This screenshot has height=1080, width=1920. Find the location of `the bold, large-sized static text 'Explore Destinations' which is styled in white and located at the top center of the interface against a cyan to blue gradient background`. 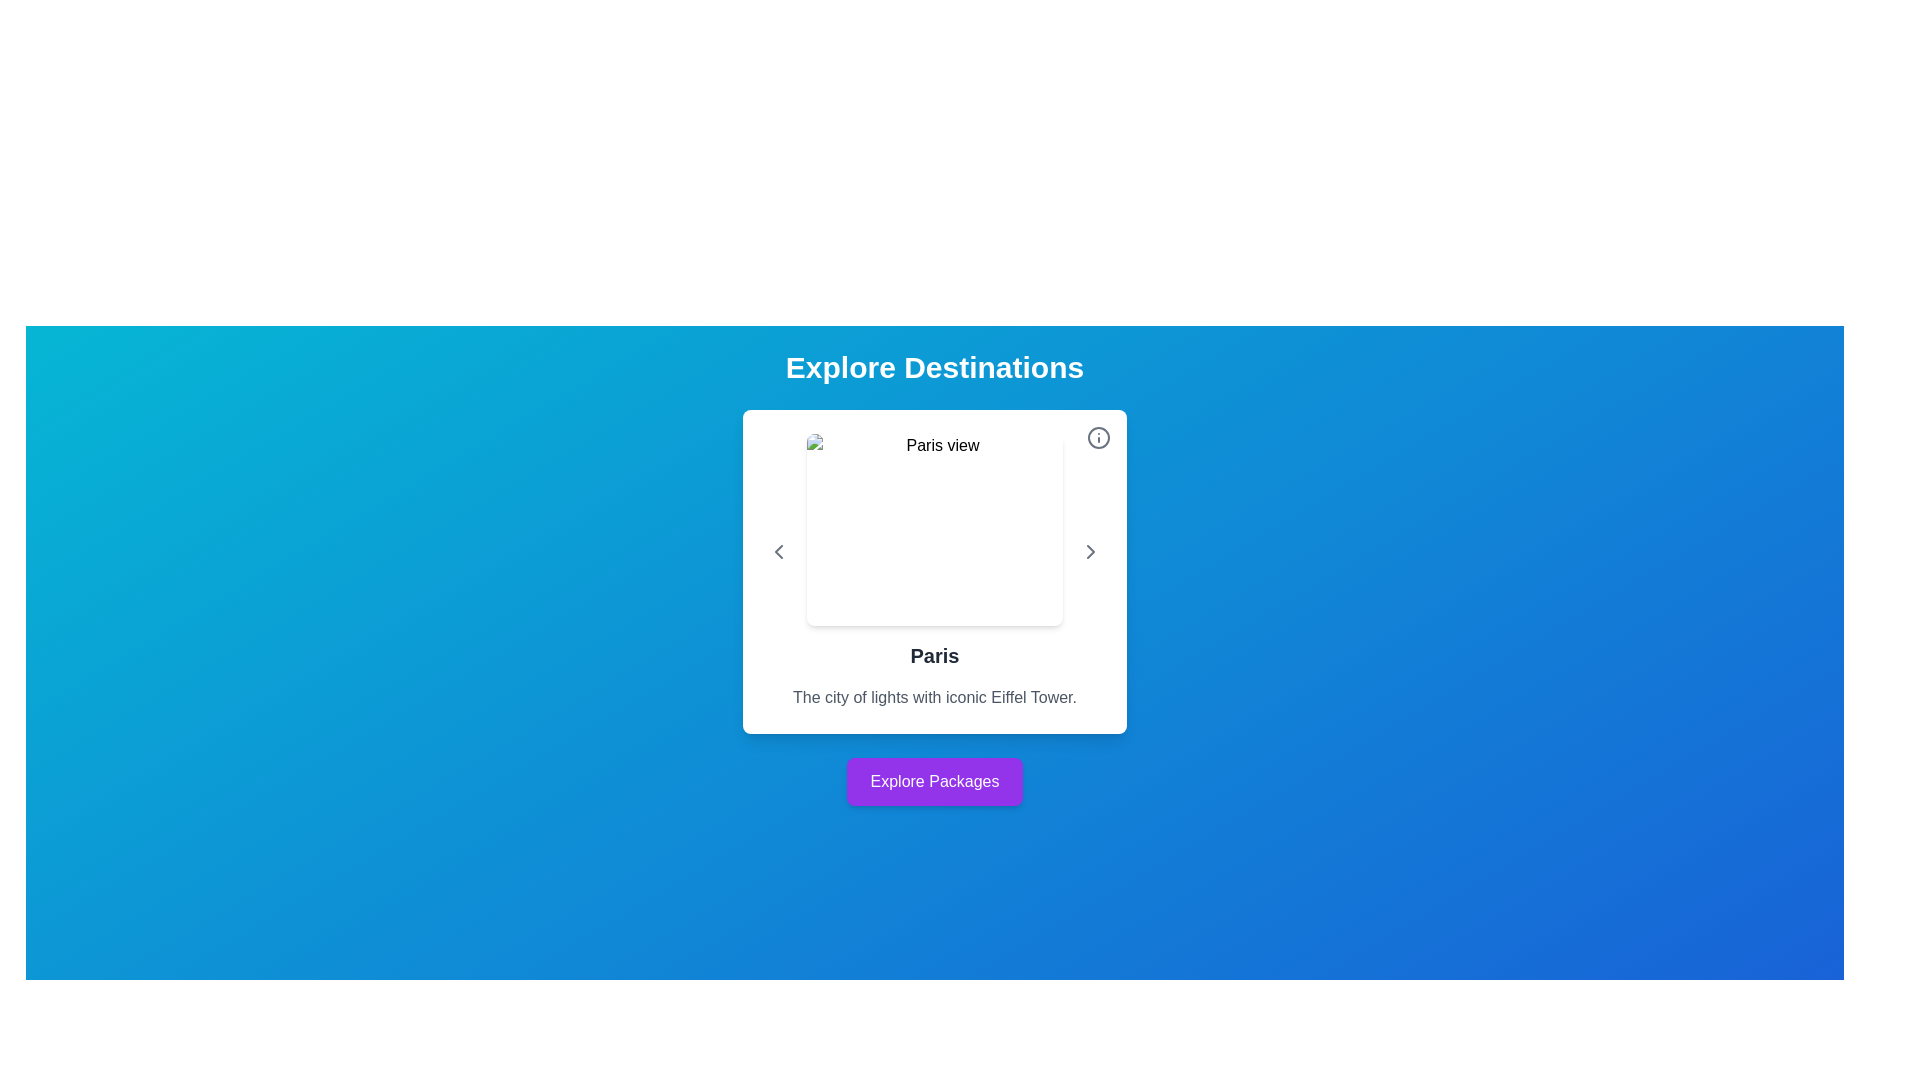

the bold, large-sized static text 'Explore Destinations' which is styled in white and located at the top center of the interface against a cyan to blue gradient background is located at coordinates (934, 367).